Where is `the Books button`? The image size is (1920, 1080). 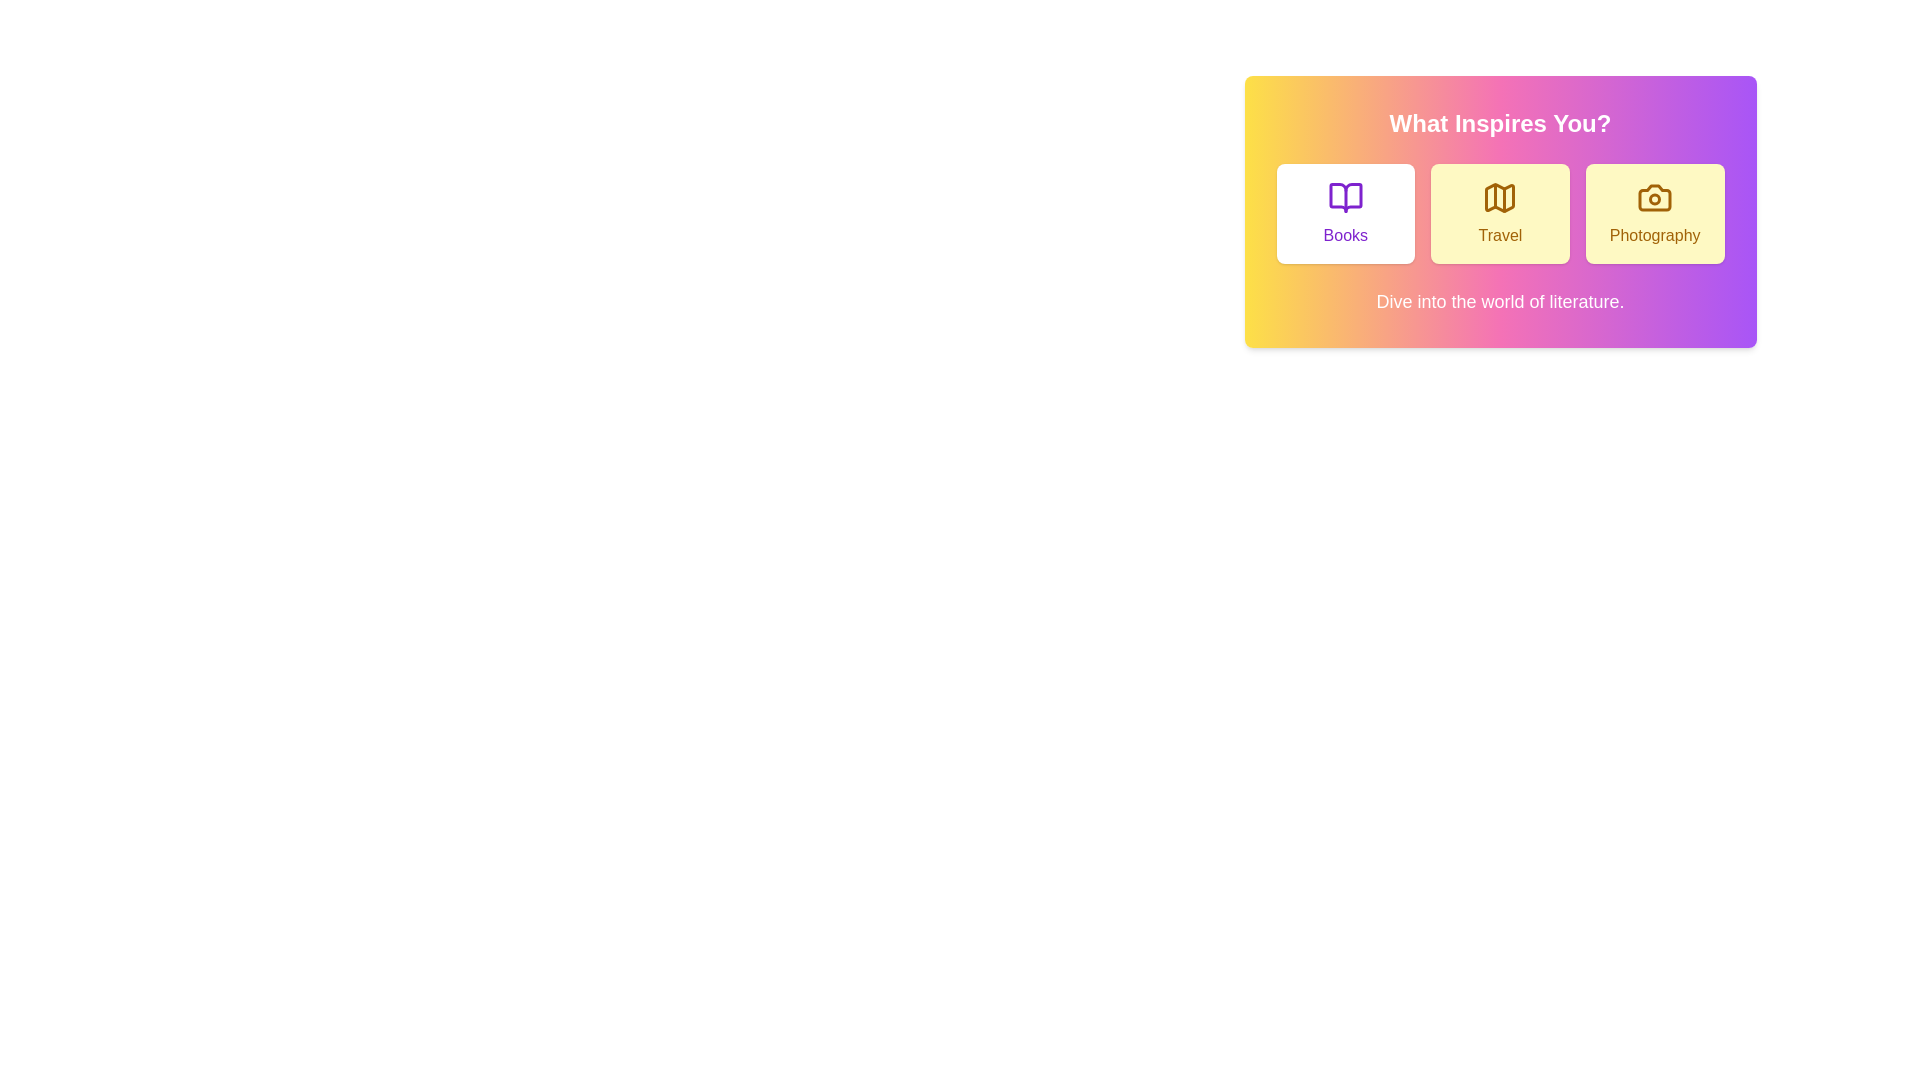 the Books button is located at coordinates (1345, 213).